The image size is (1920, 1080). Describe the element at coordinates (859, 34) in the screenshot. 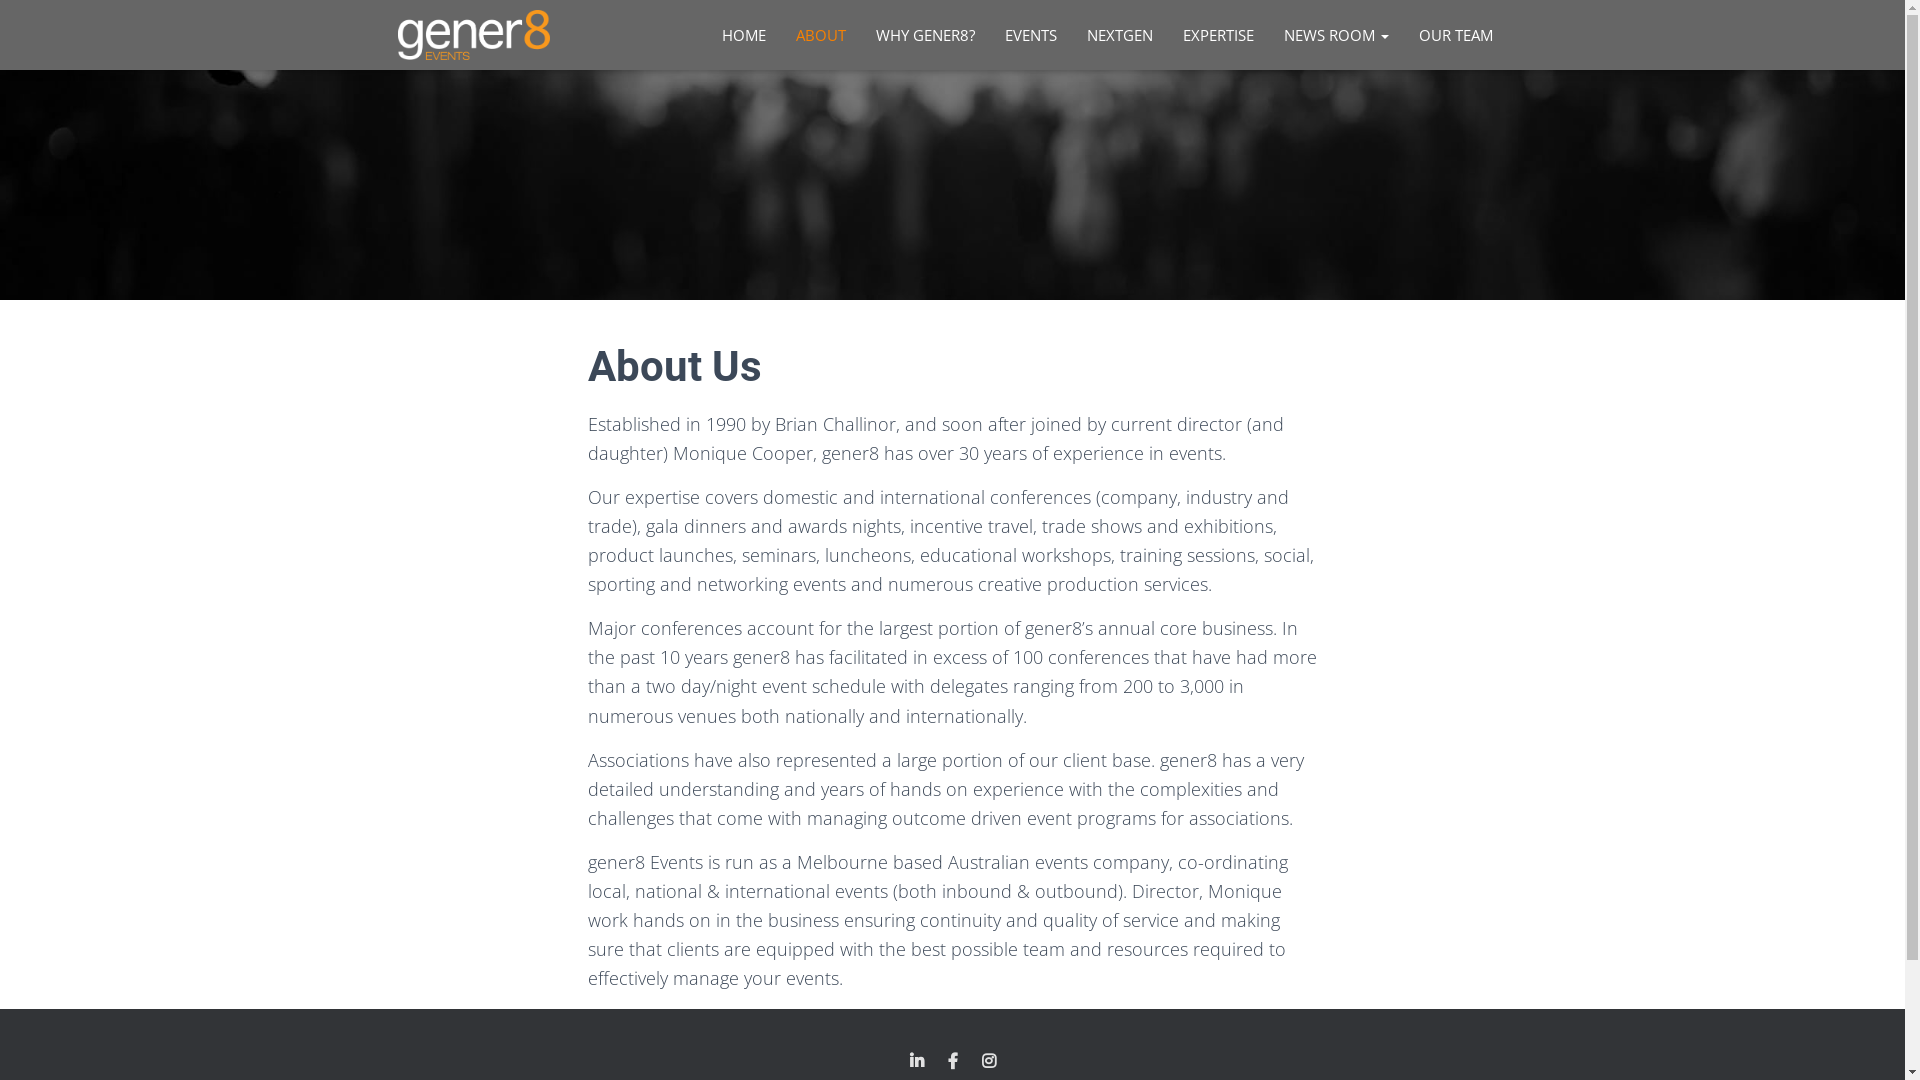

I see `'WHY GENER8?'` at that location.